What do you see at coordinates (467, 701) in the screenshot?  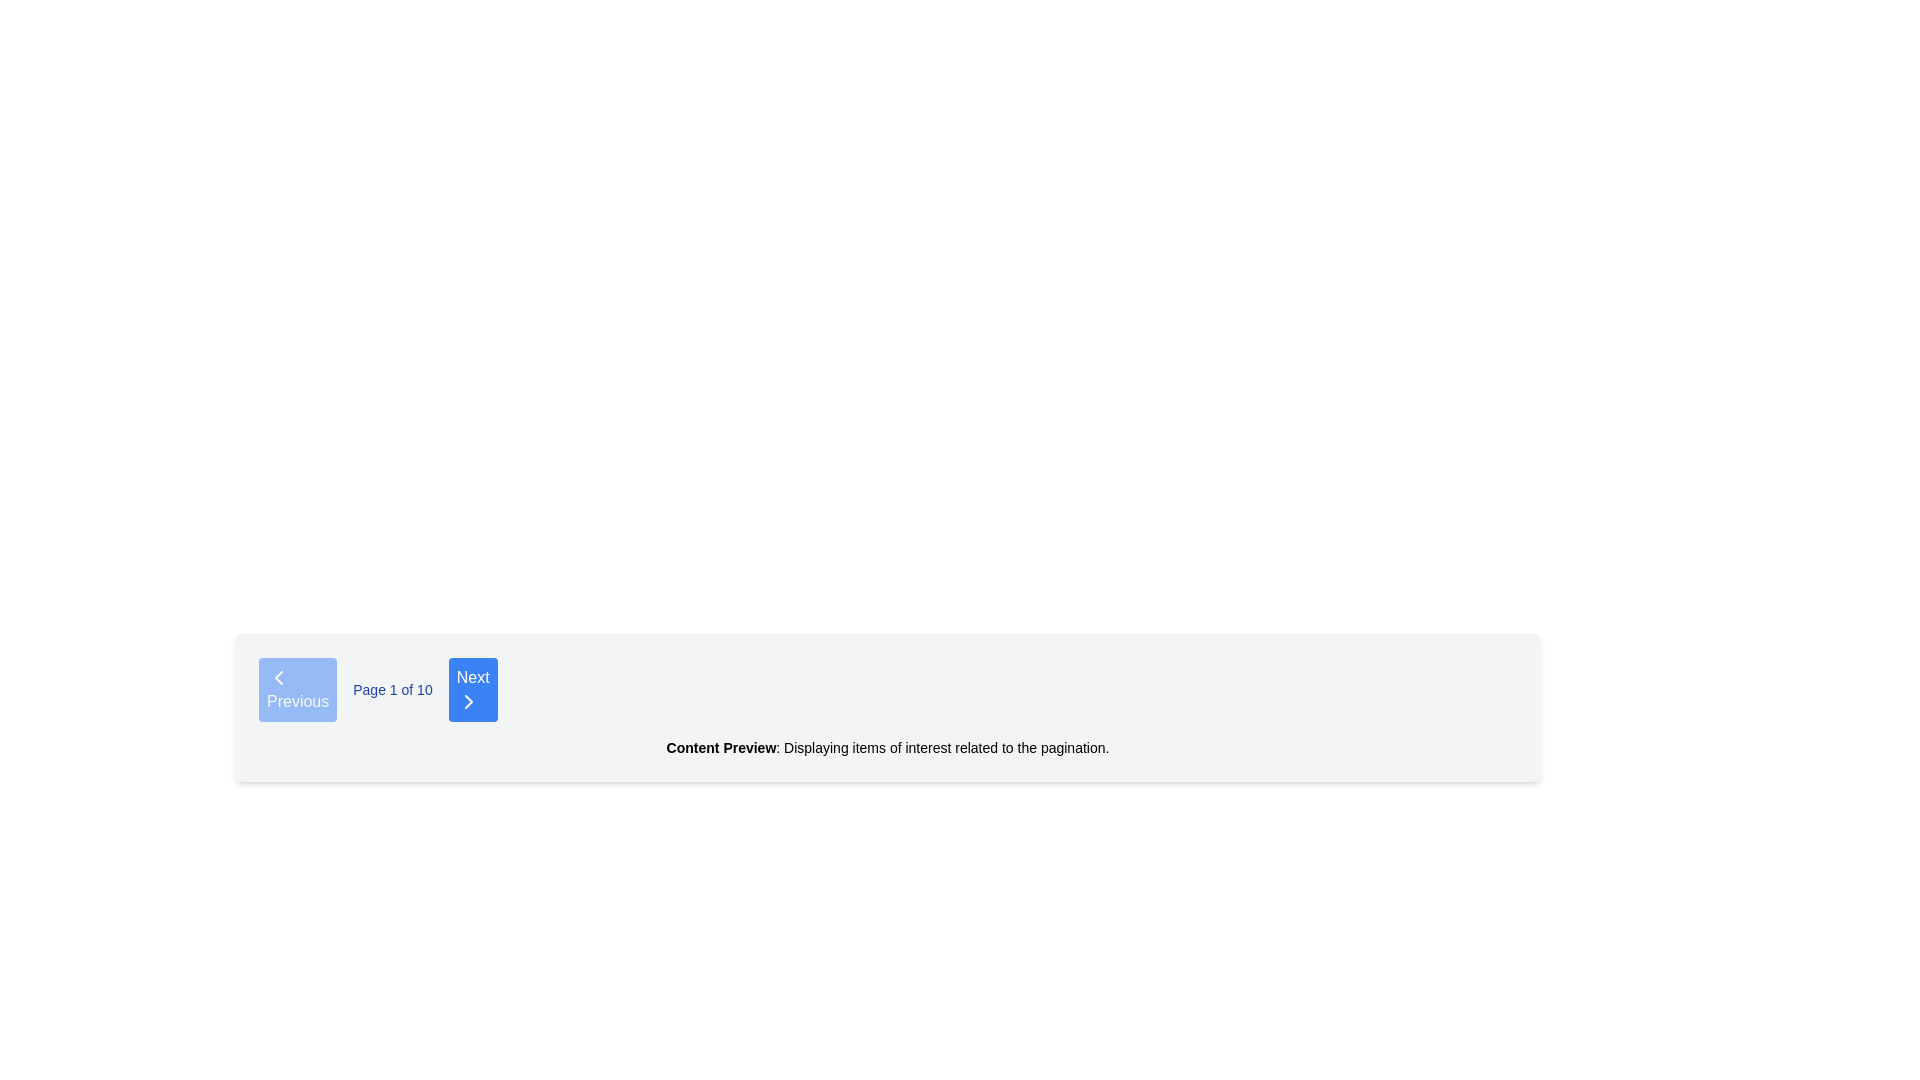 I see `the 'Next' button, which is located toward the center-right of the pagination control panel` at bounding box center [467, 701].